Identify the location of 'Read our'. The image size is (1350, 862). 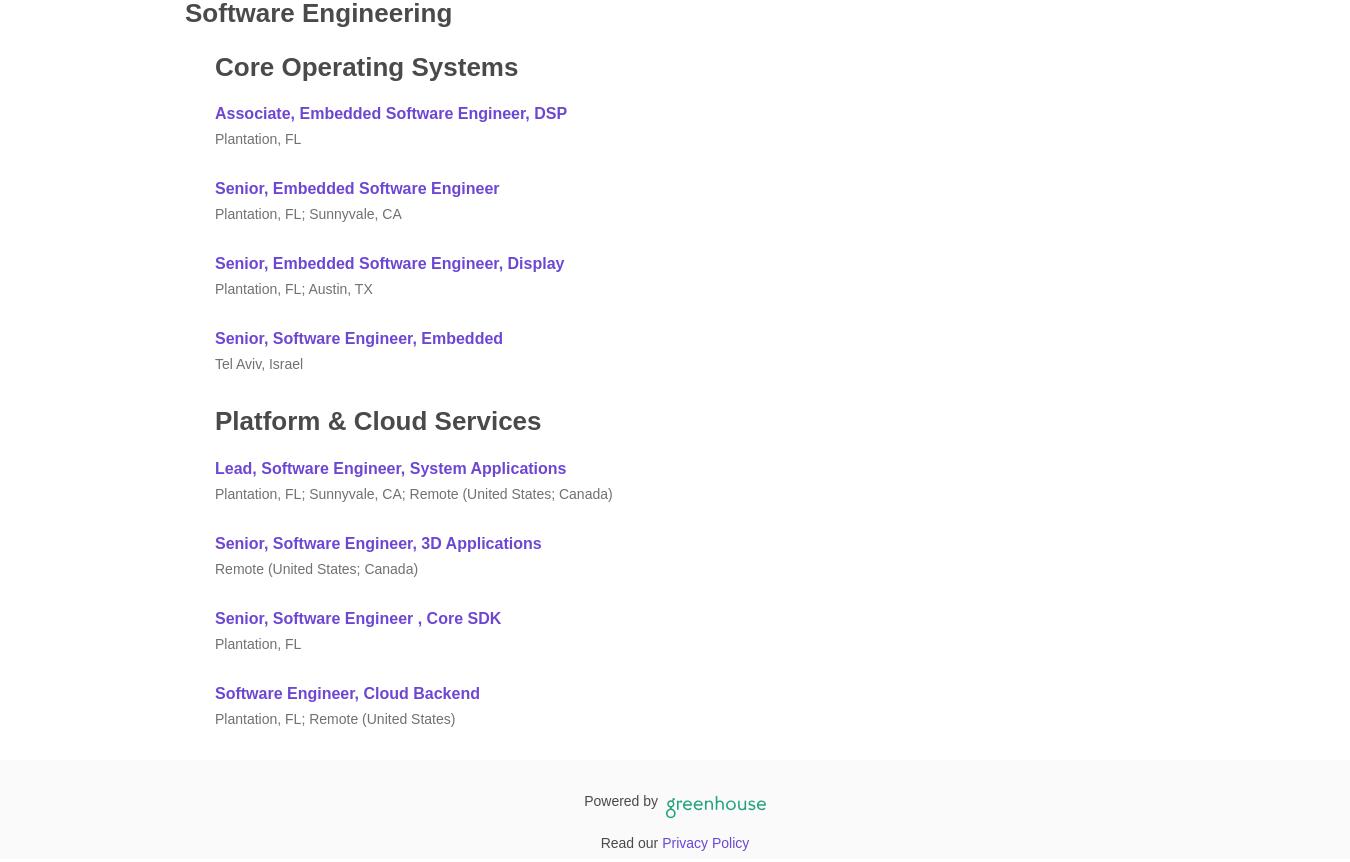
(599, 841).